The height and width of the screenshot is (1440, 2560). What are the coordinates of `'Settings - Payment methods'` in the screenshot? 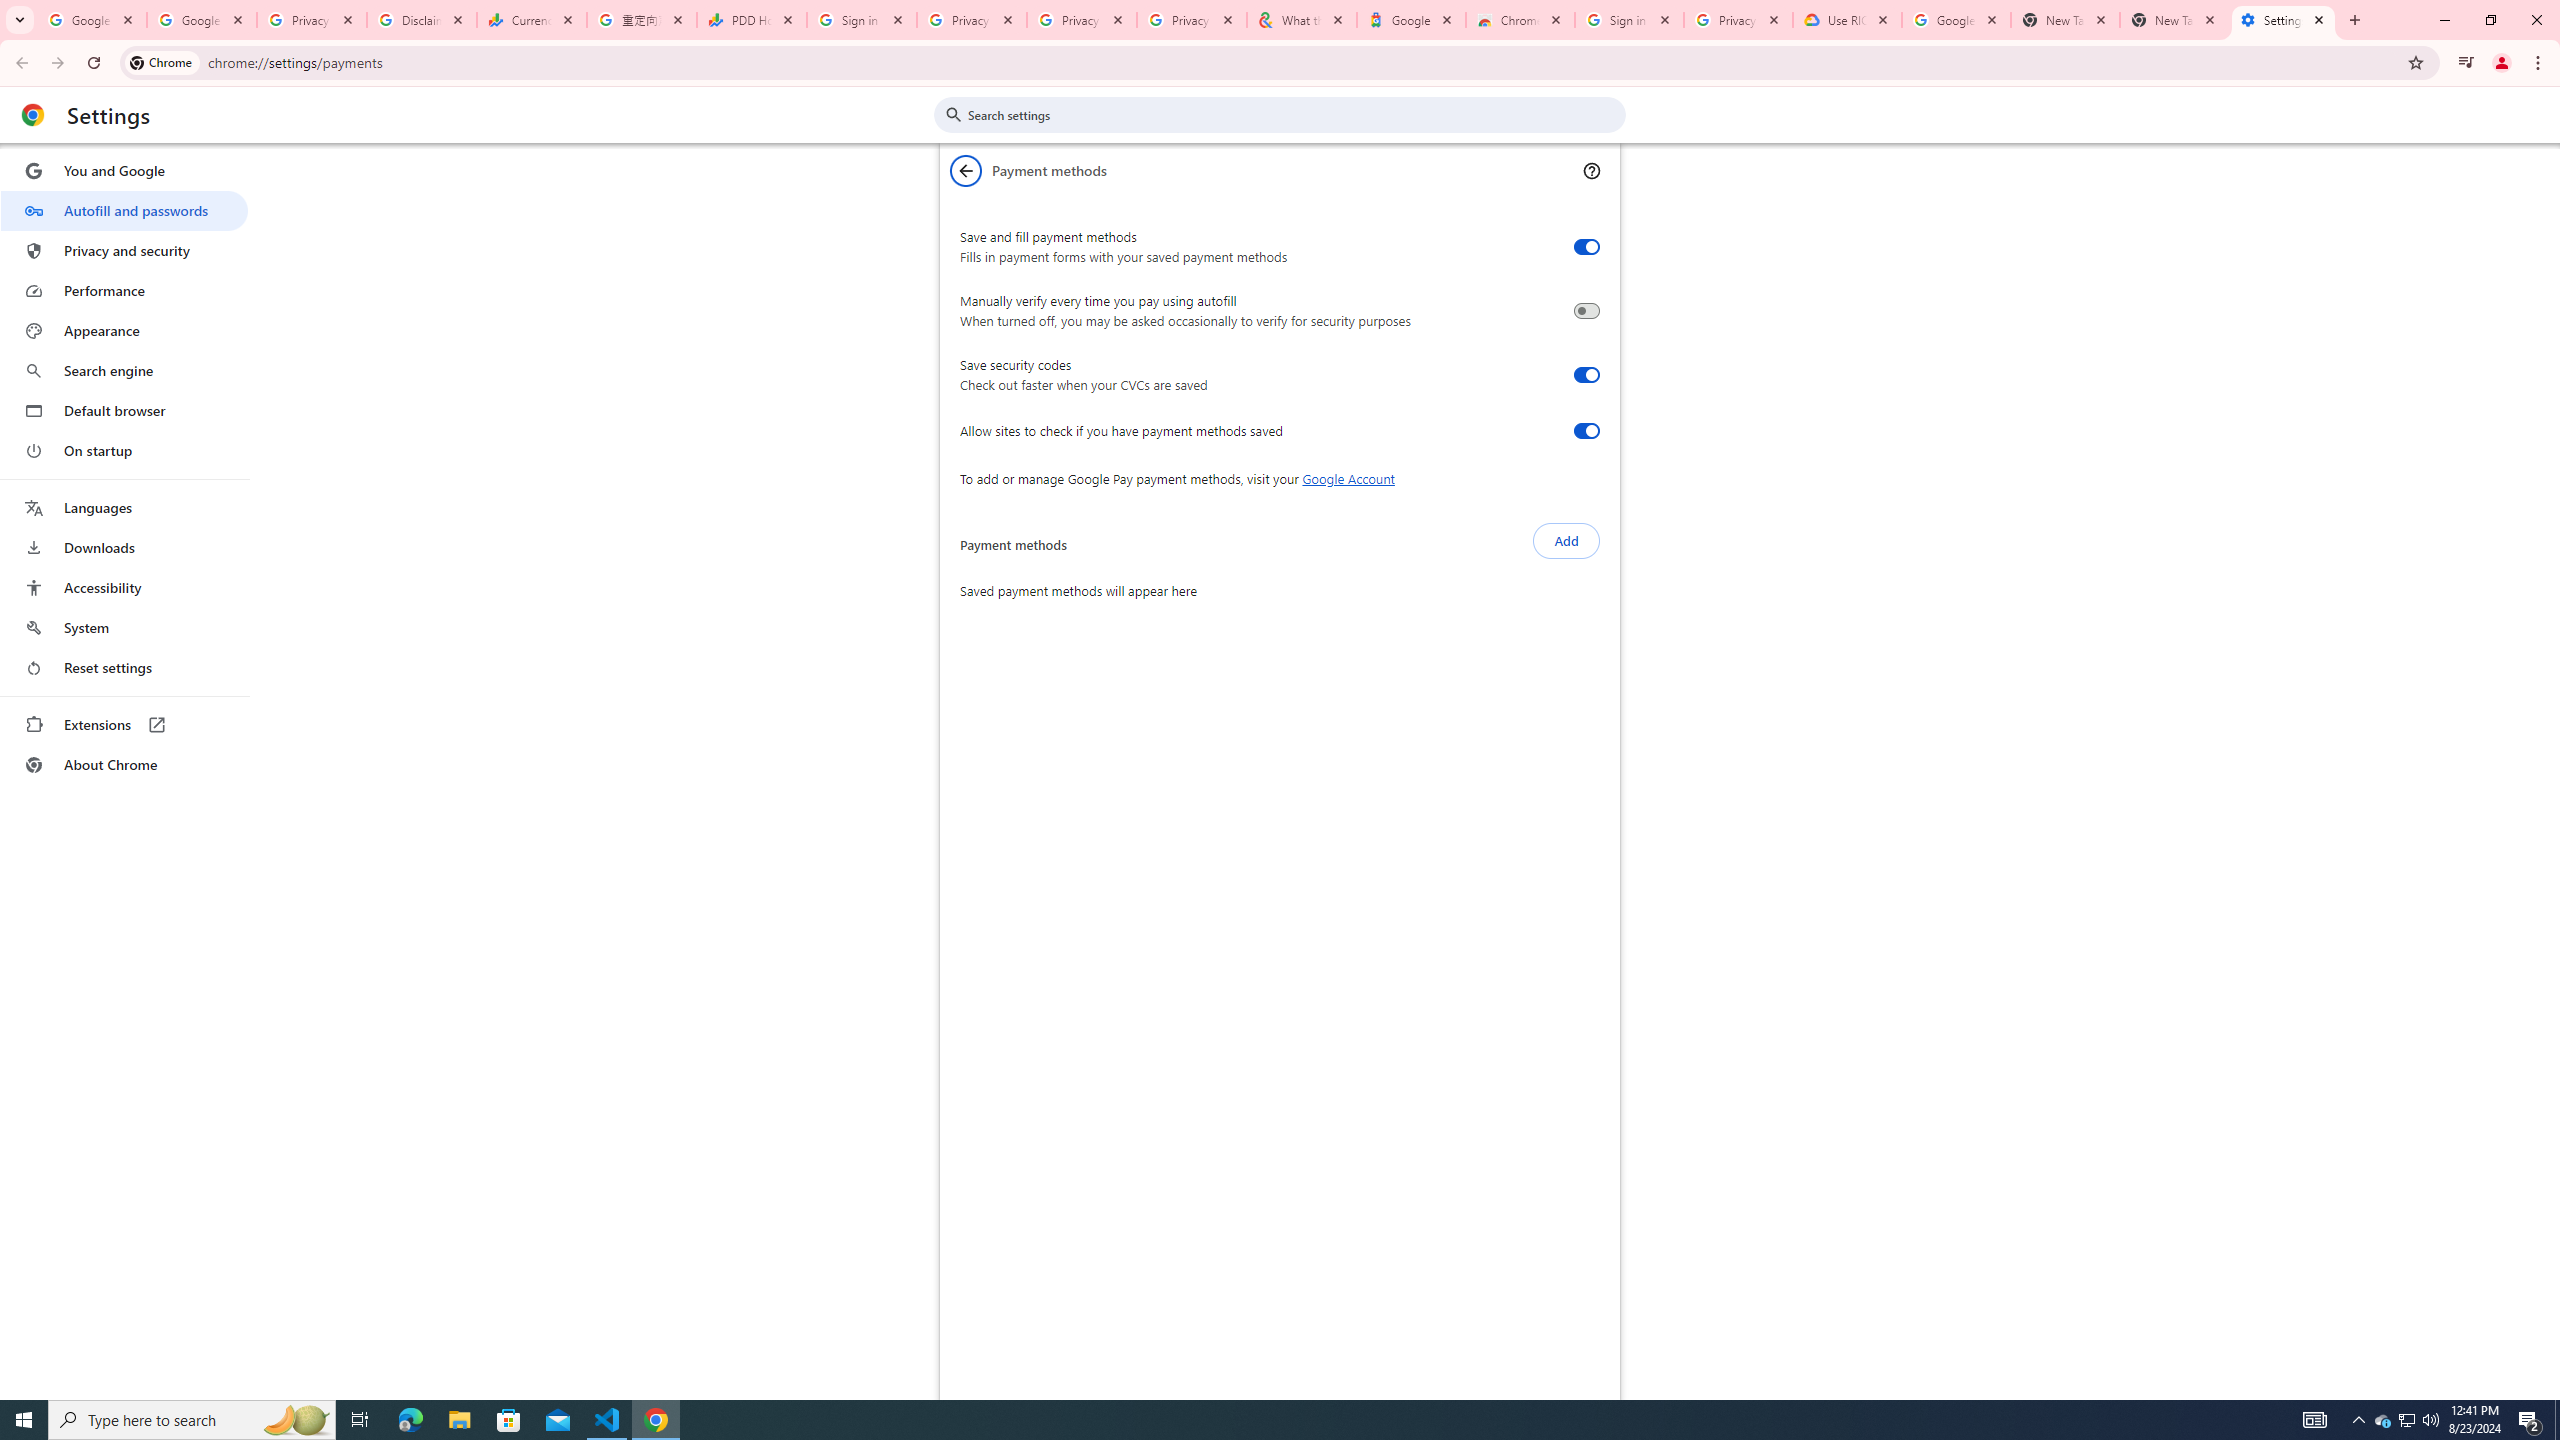 It's located at (2282, 19).